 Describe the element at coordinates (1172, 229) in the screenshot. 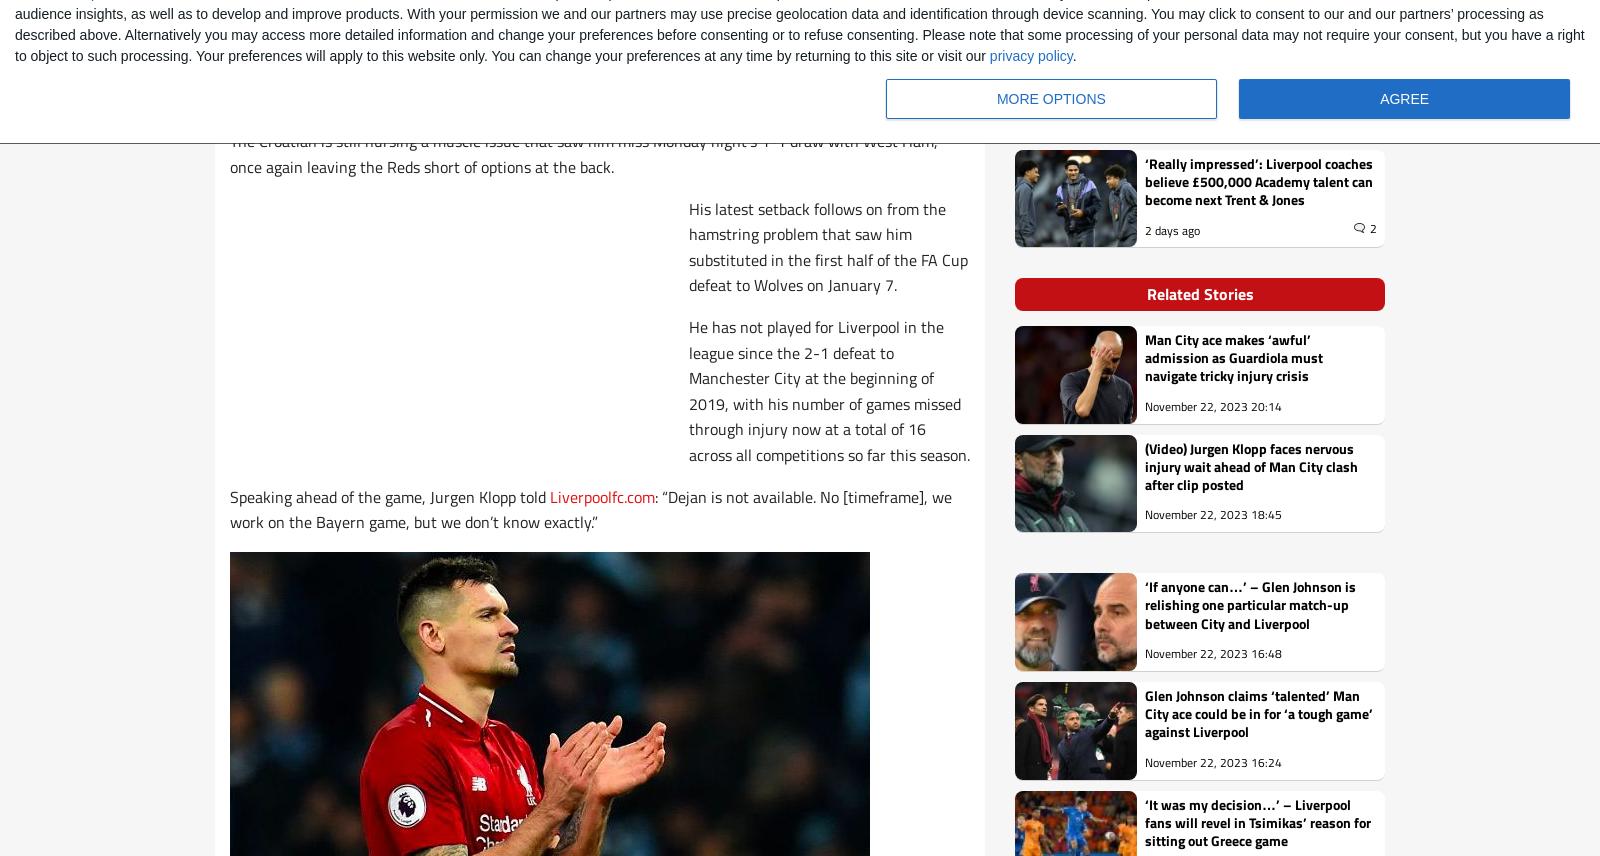

I see `'2 days ago'` at that location.